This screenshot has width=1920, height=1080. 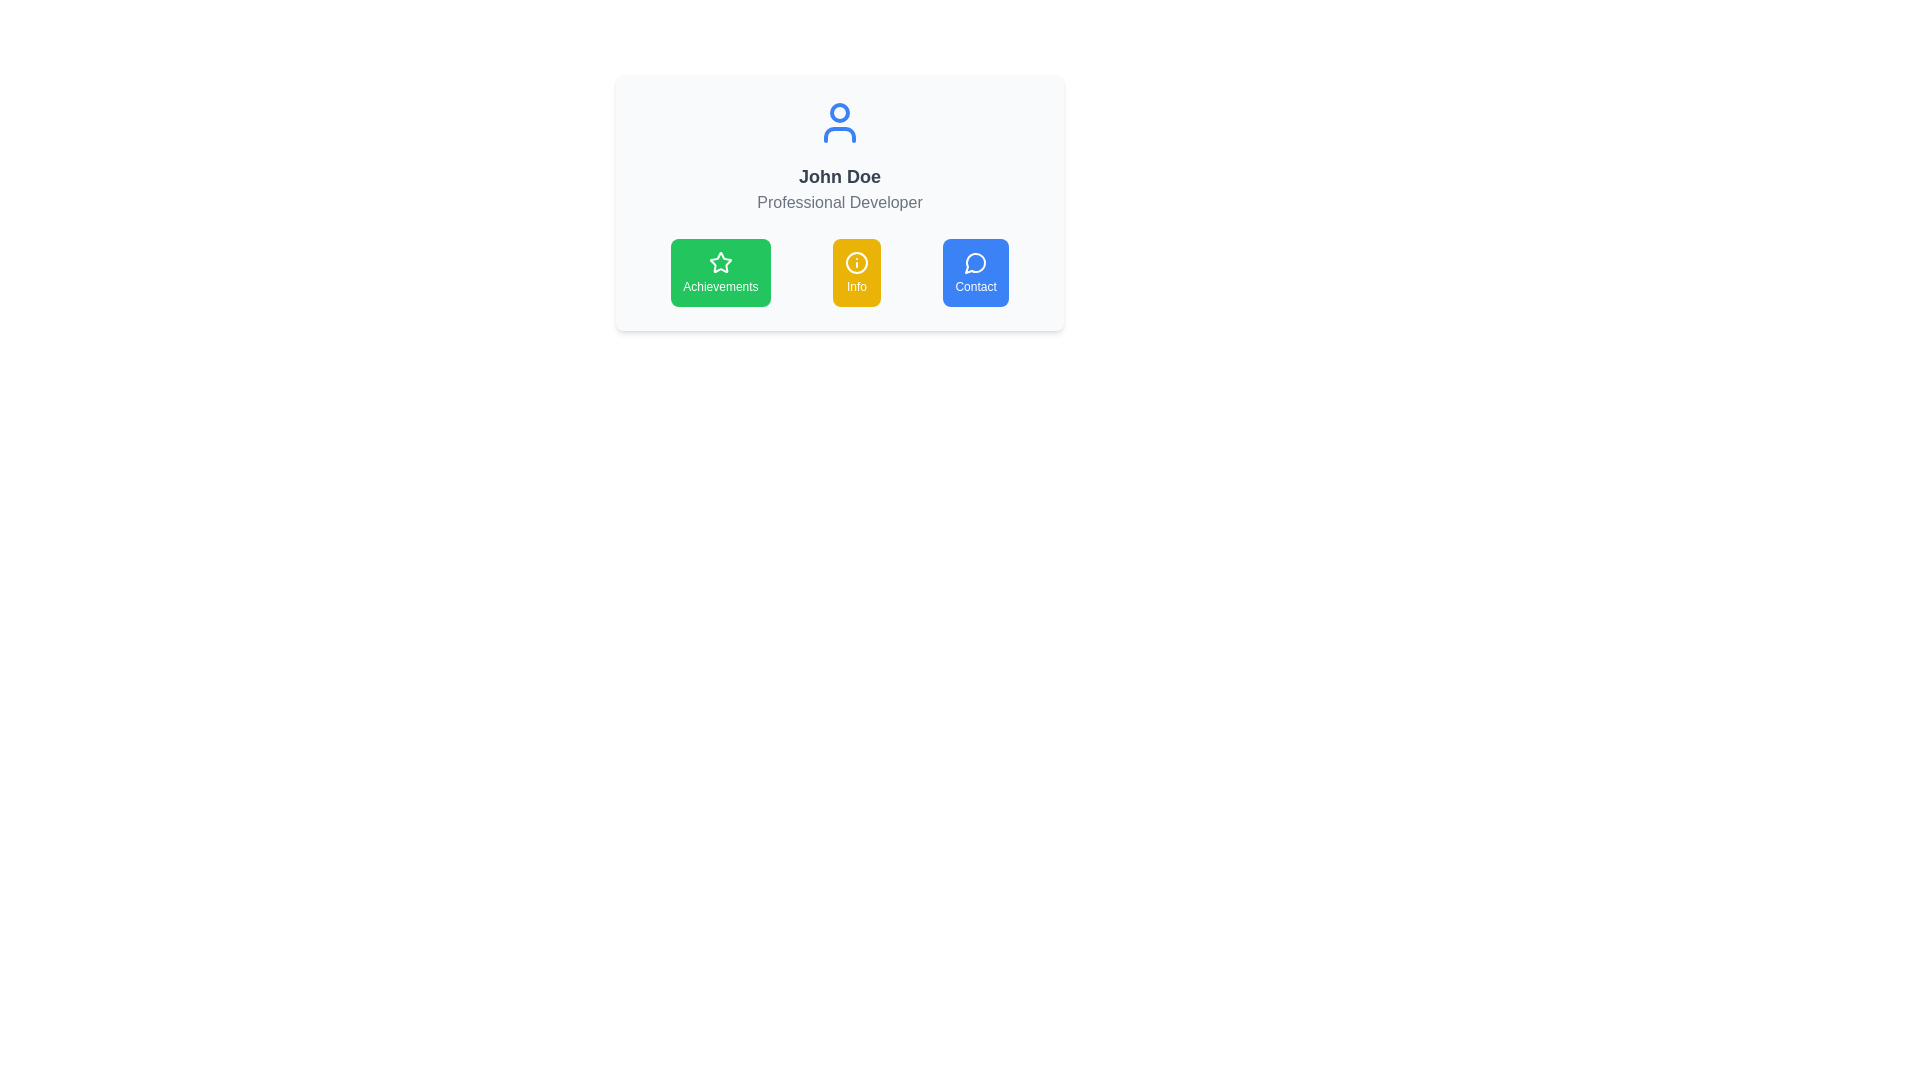 I want to click on the 'Contact' button, which is a rectangular button with a blue background, white border-radius styling, and white text featuring a speech bubble icon above the text, so click(x=975, y=273).